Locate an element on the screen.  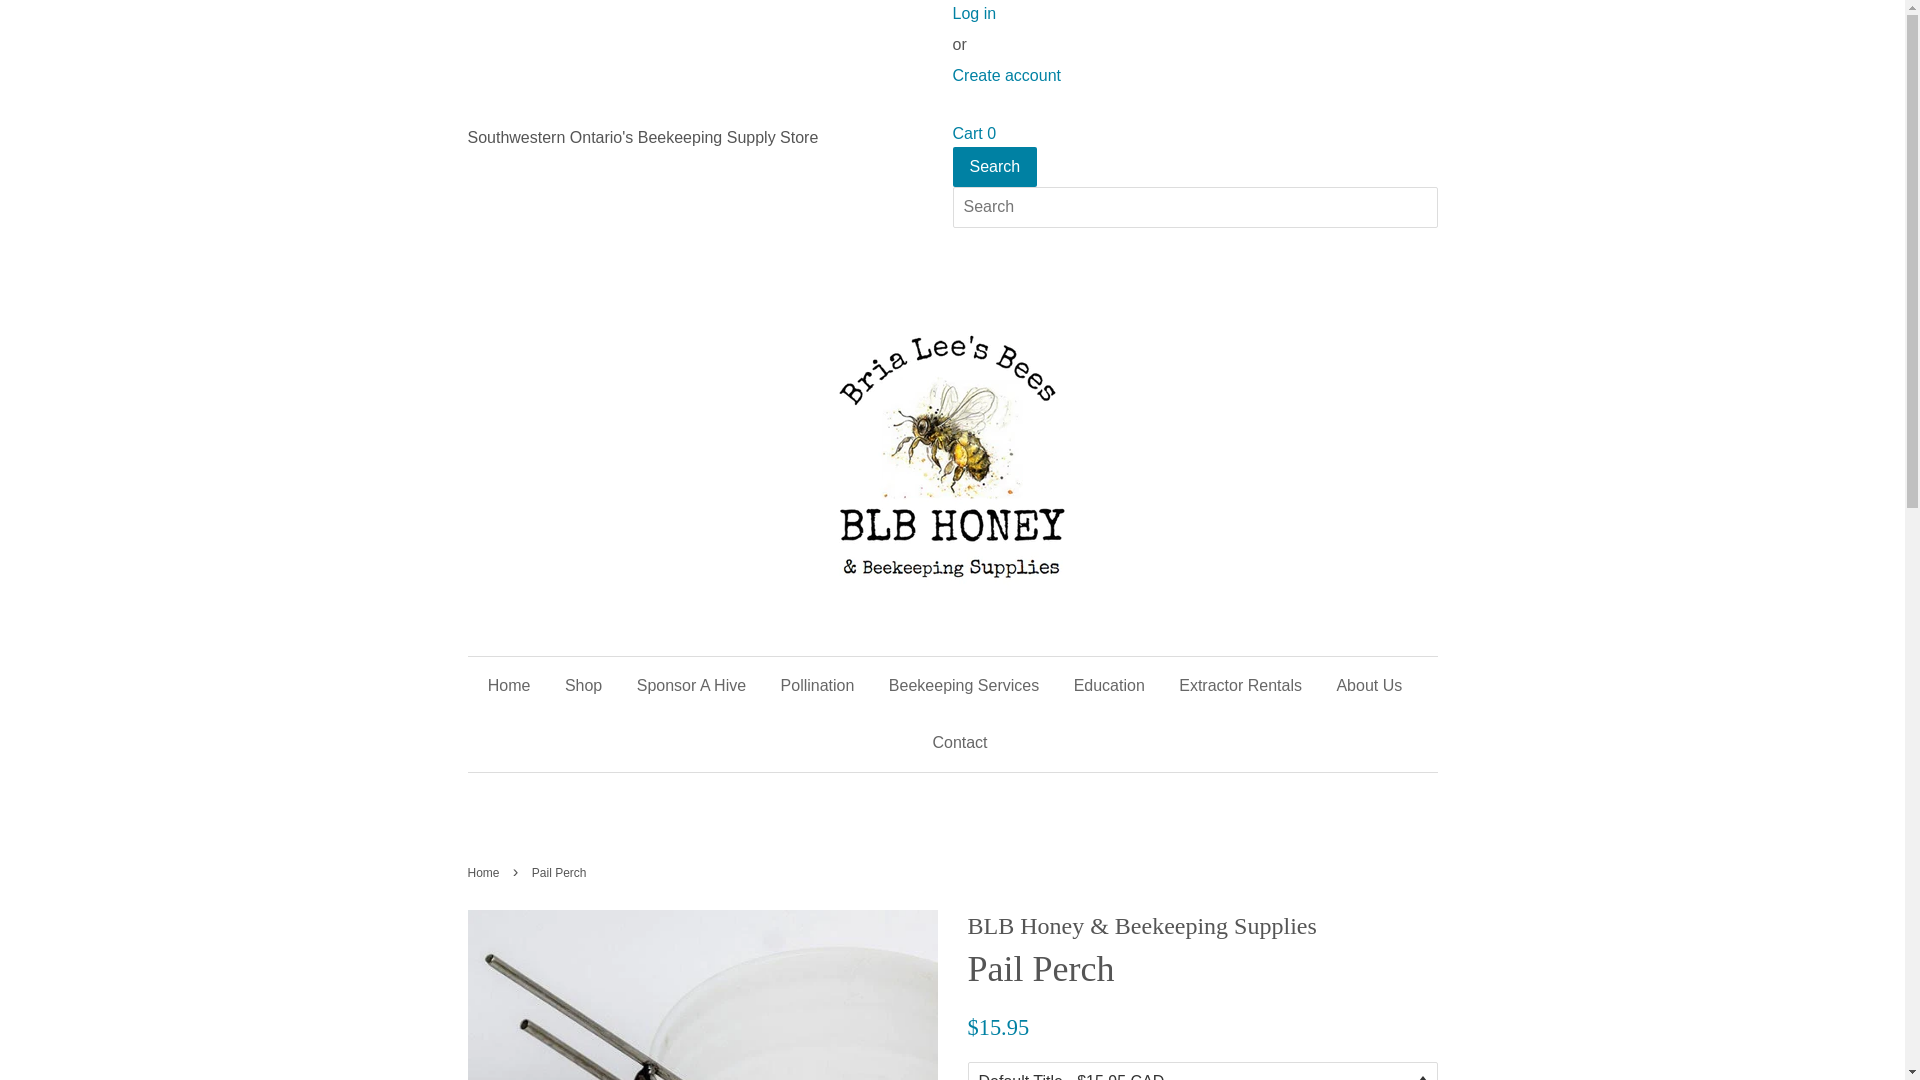
'Log in' is located at coordinates (974, 13).